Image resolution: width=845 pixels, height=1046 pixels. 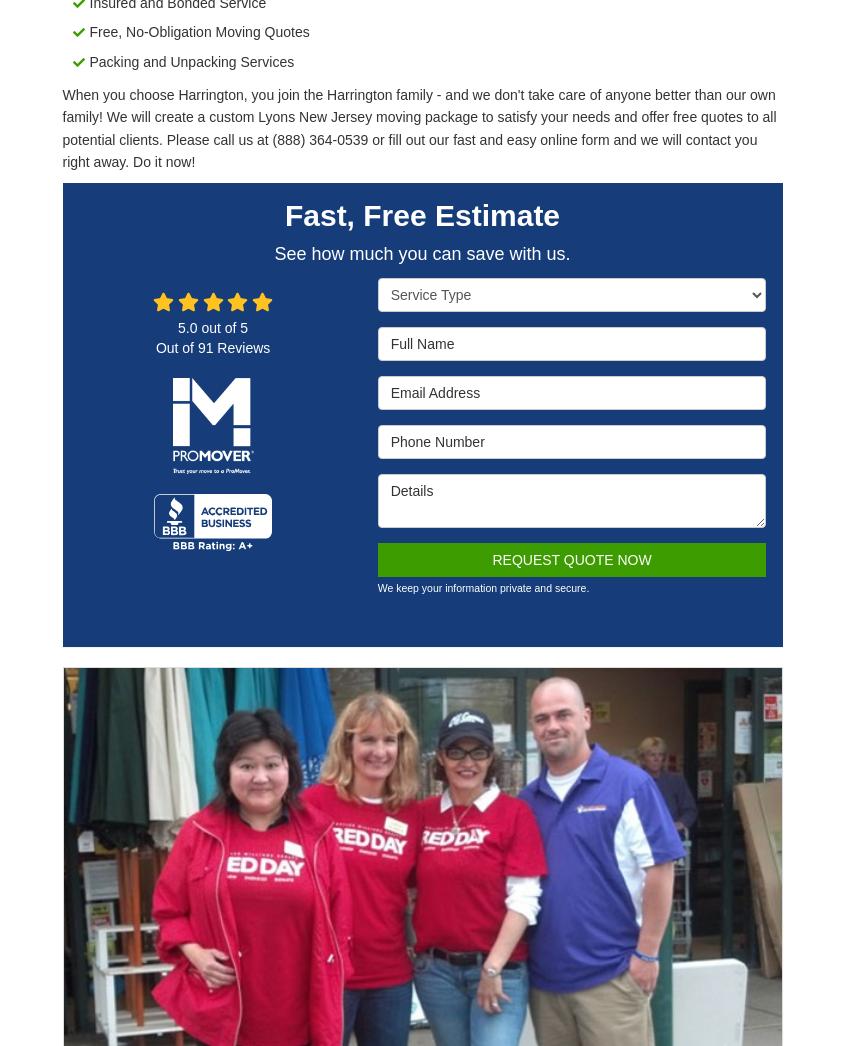 What do you see at coordinates (240, 345) in the screenshot?
I see `'Reviews'` at bounding box center [240, 345].